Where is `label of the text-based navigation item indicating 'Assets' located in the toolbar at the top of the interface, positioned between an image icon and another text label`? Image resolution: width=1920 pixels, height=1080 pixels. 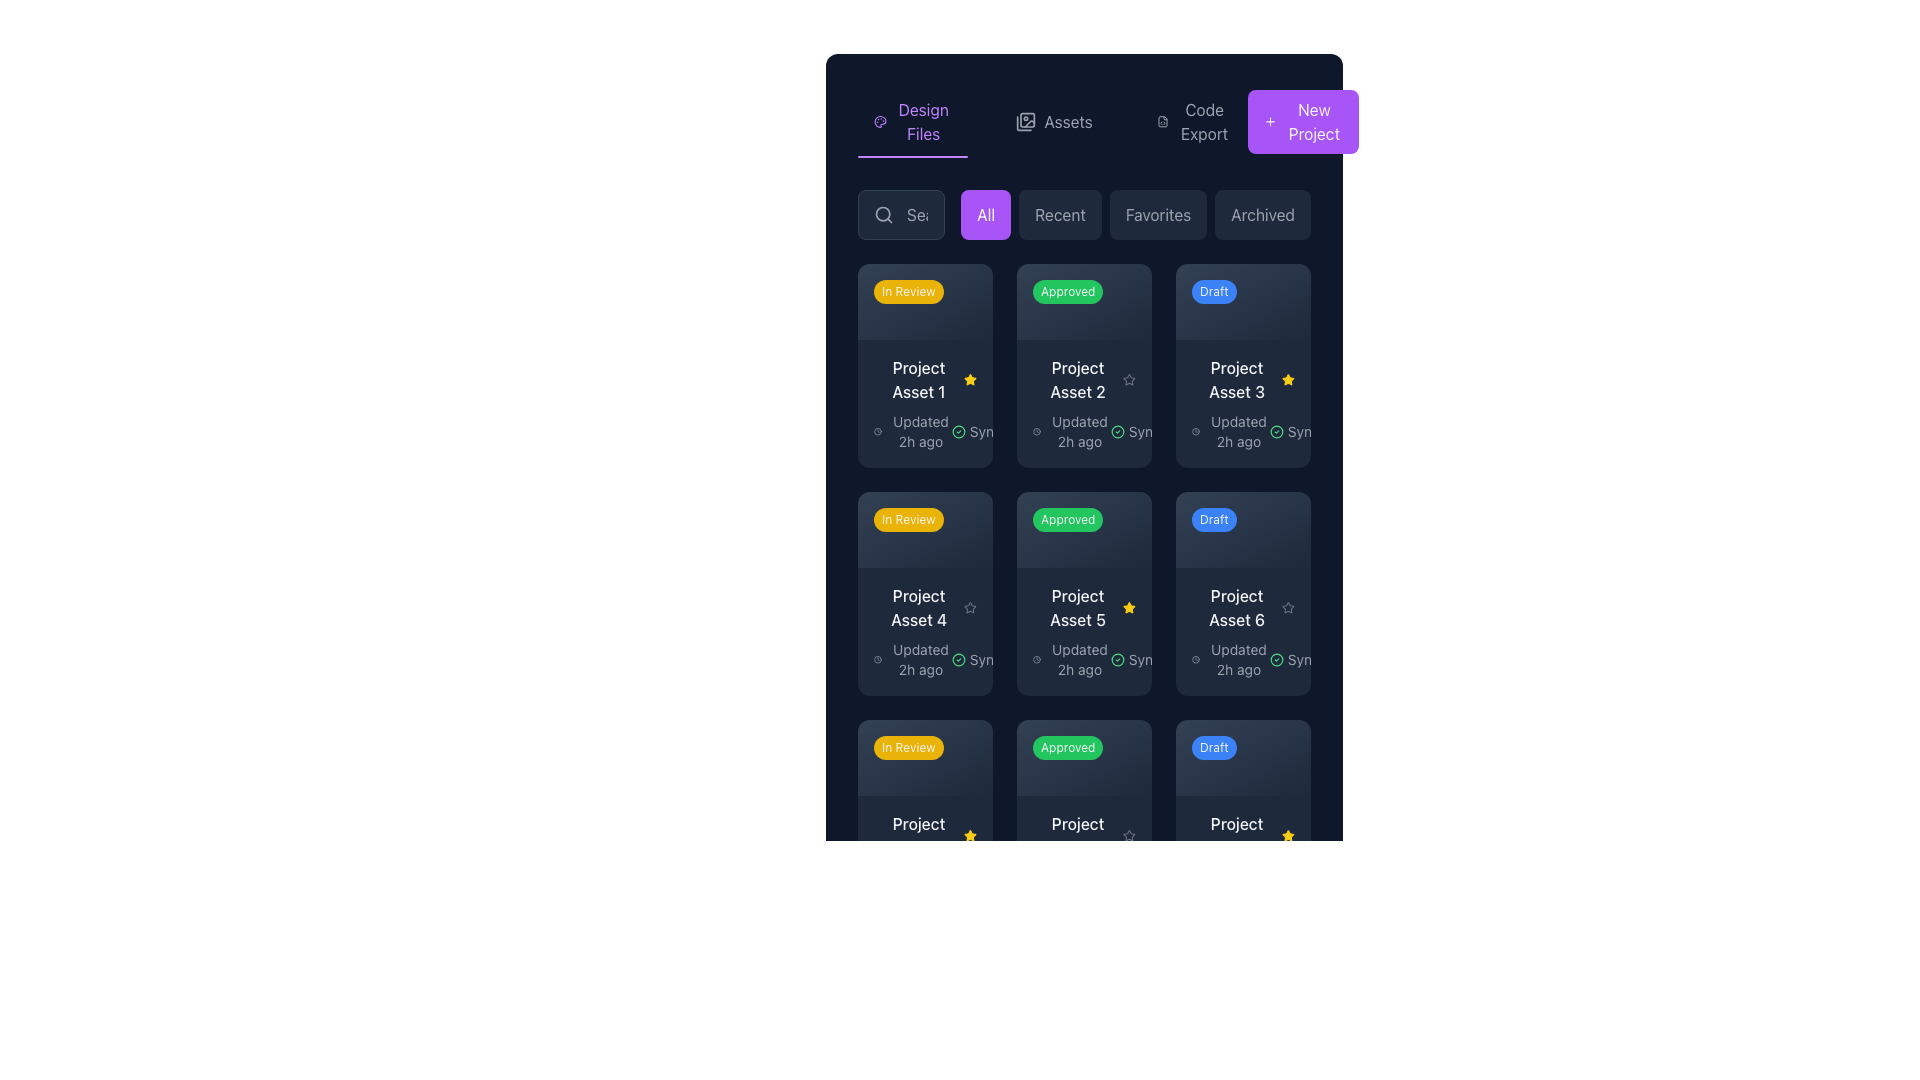
label of the text-based navigation item indicating 'Assets' located in the toolbar at the top of the interface, positioned between an image icon and another text label is located at coordinates (1067, 122).